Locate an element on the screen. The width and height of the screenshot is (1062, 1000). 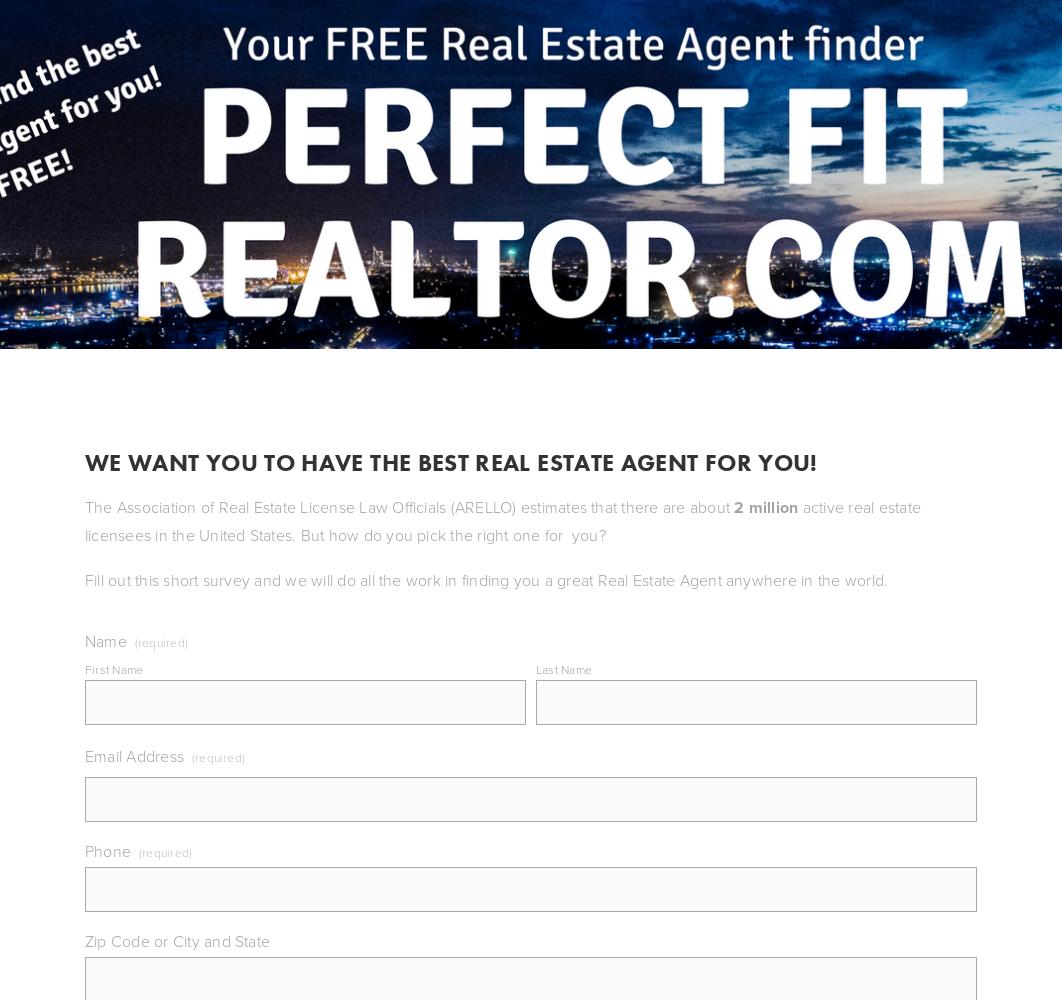
'Name' is located at coordinates (105, 640).